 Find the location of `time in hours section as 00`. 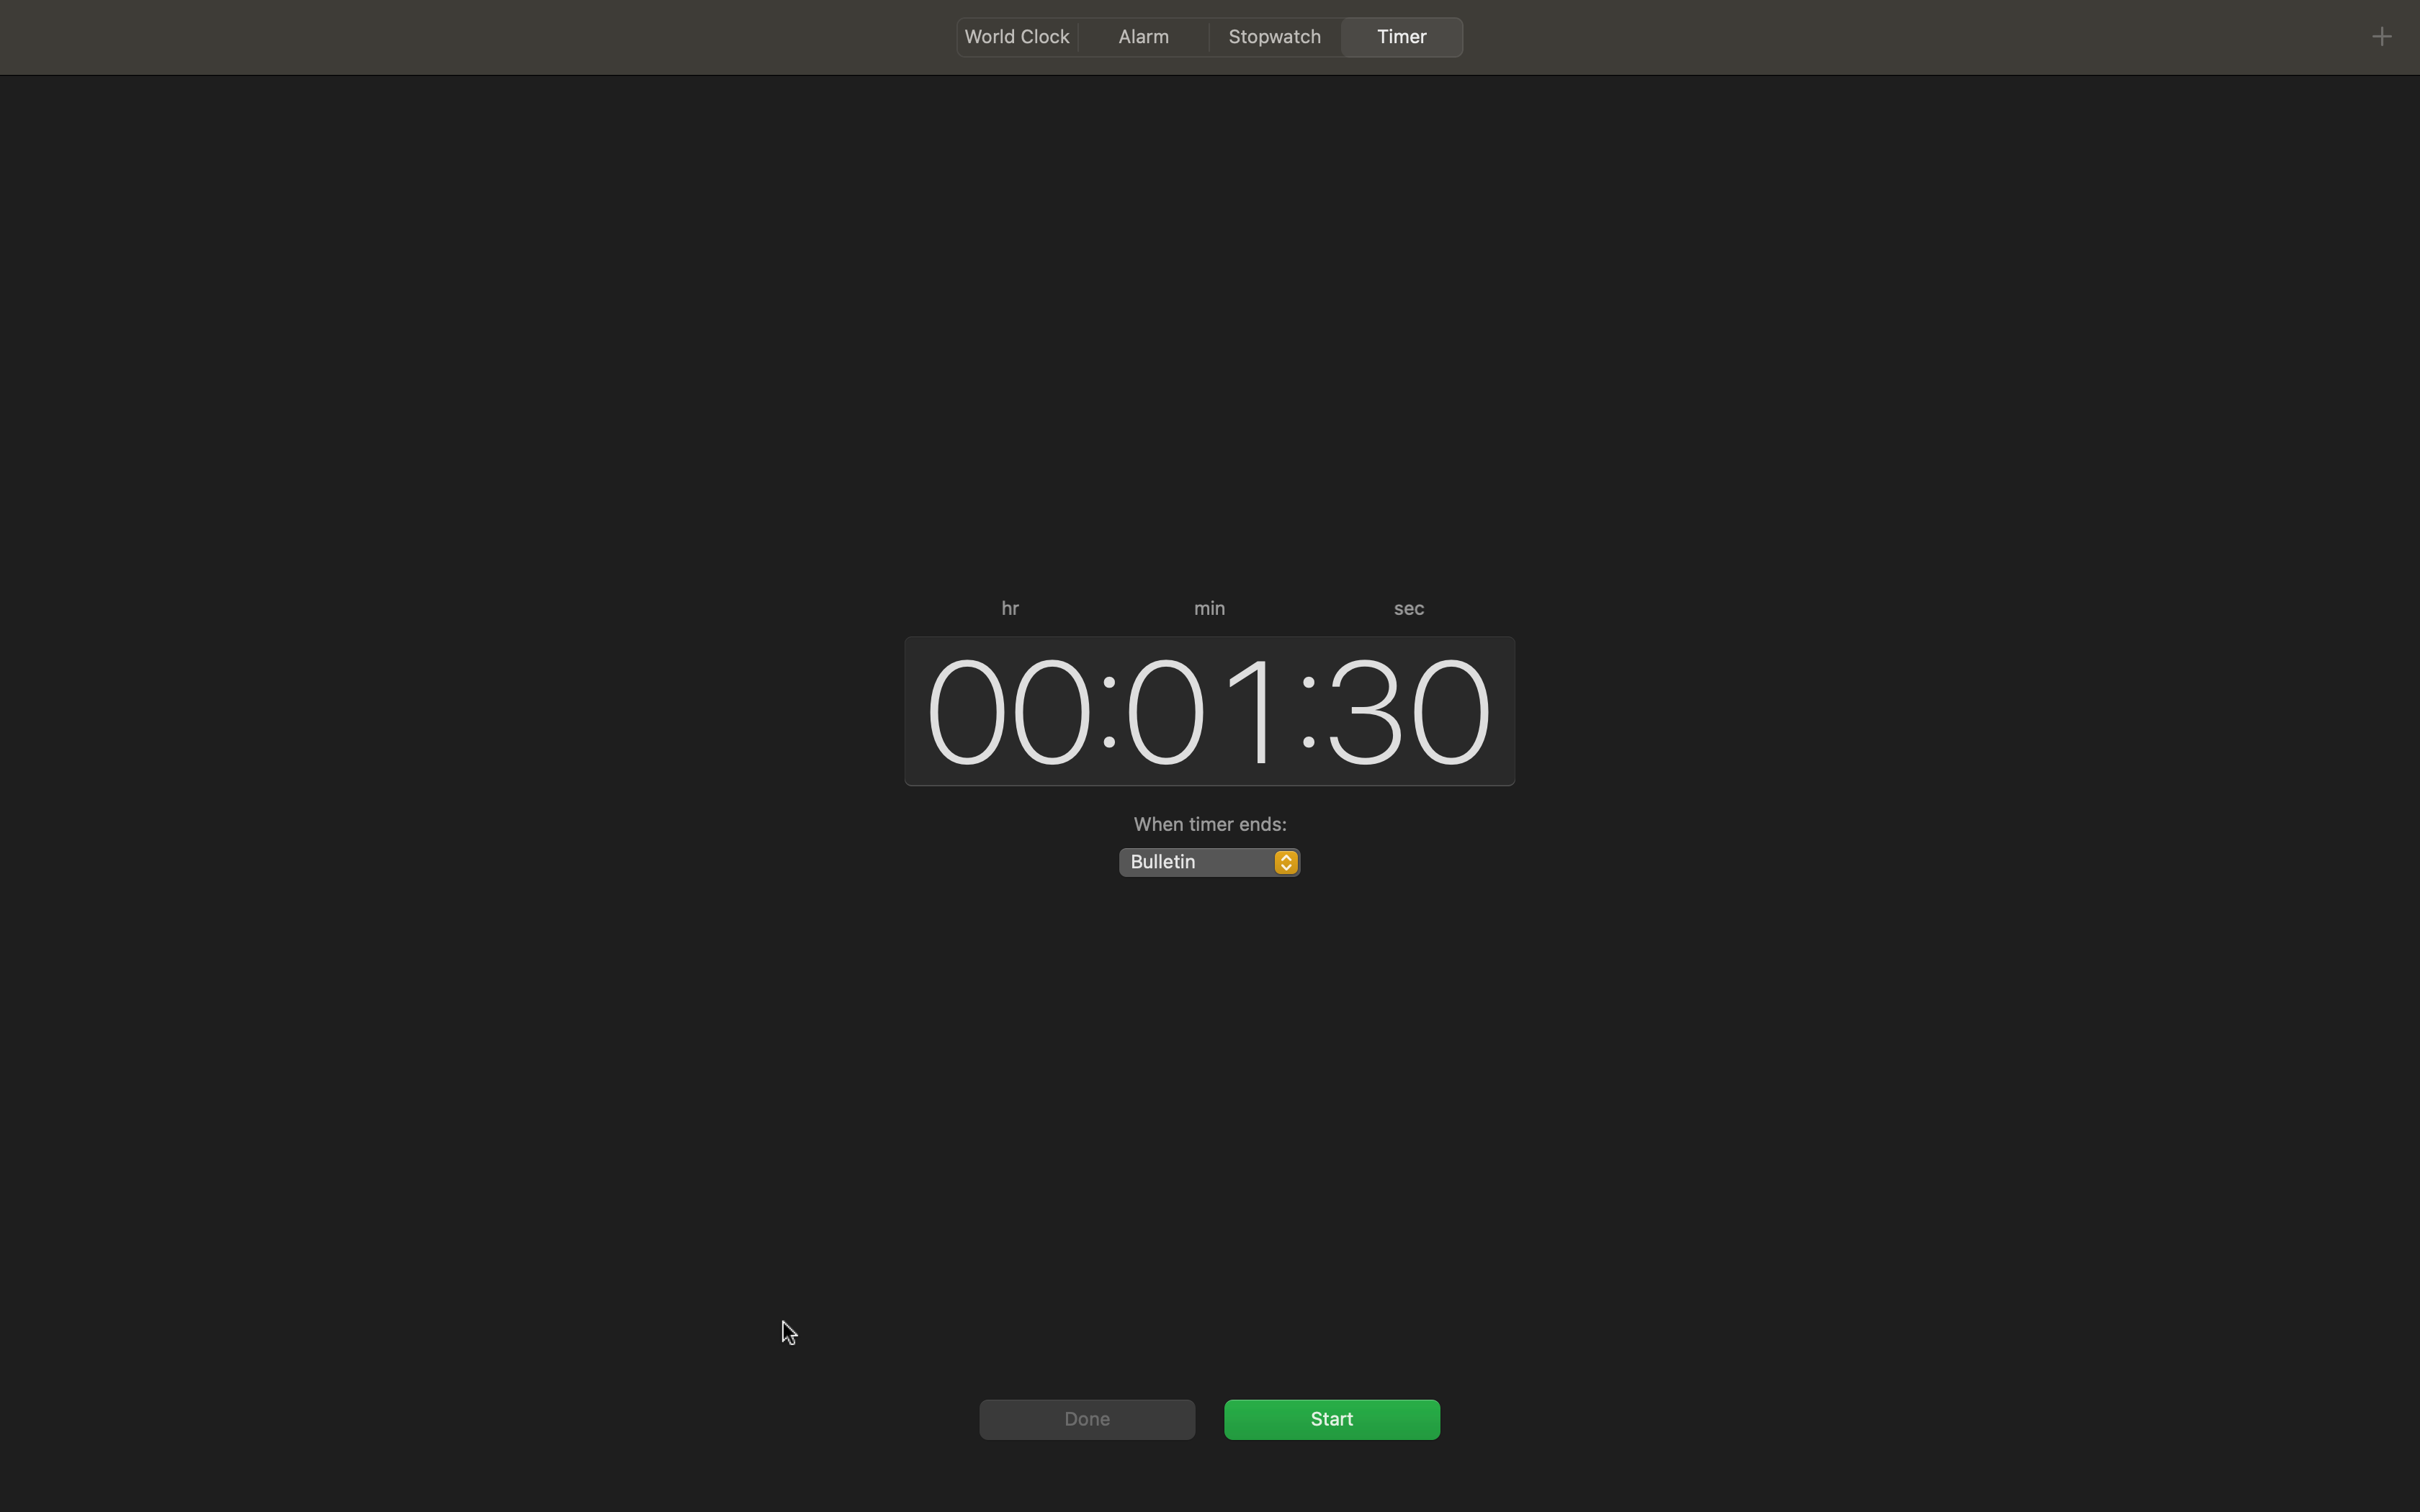

time in hours section as 00 is located at coordinates (1000, 707).